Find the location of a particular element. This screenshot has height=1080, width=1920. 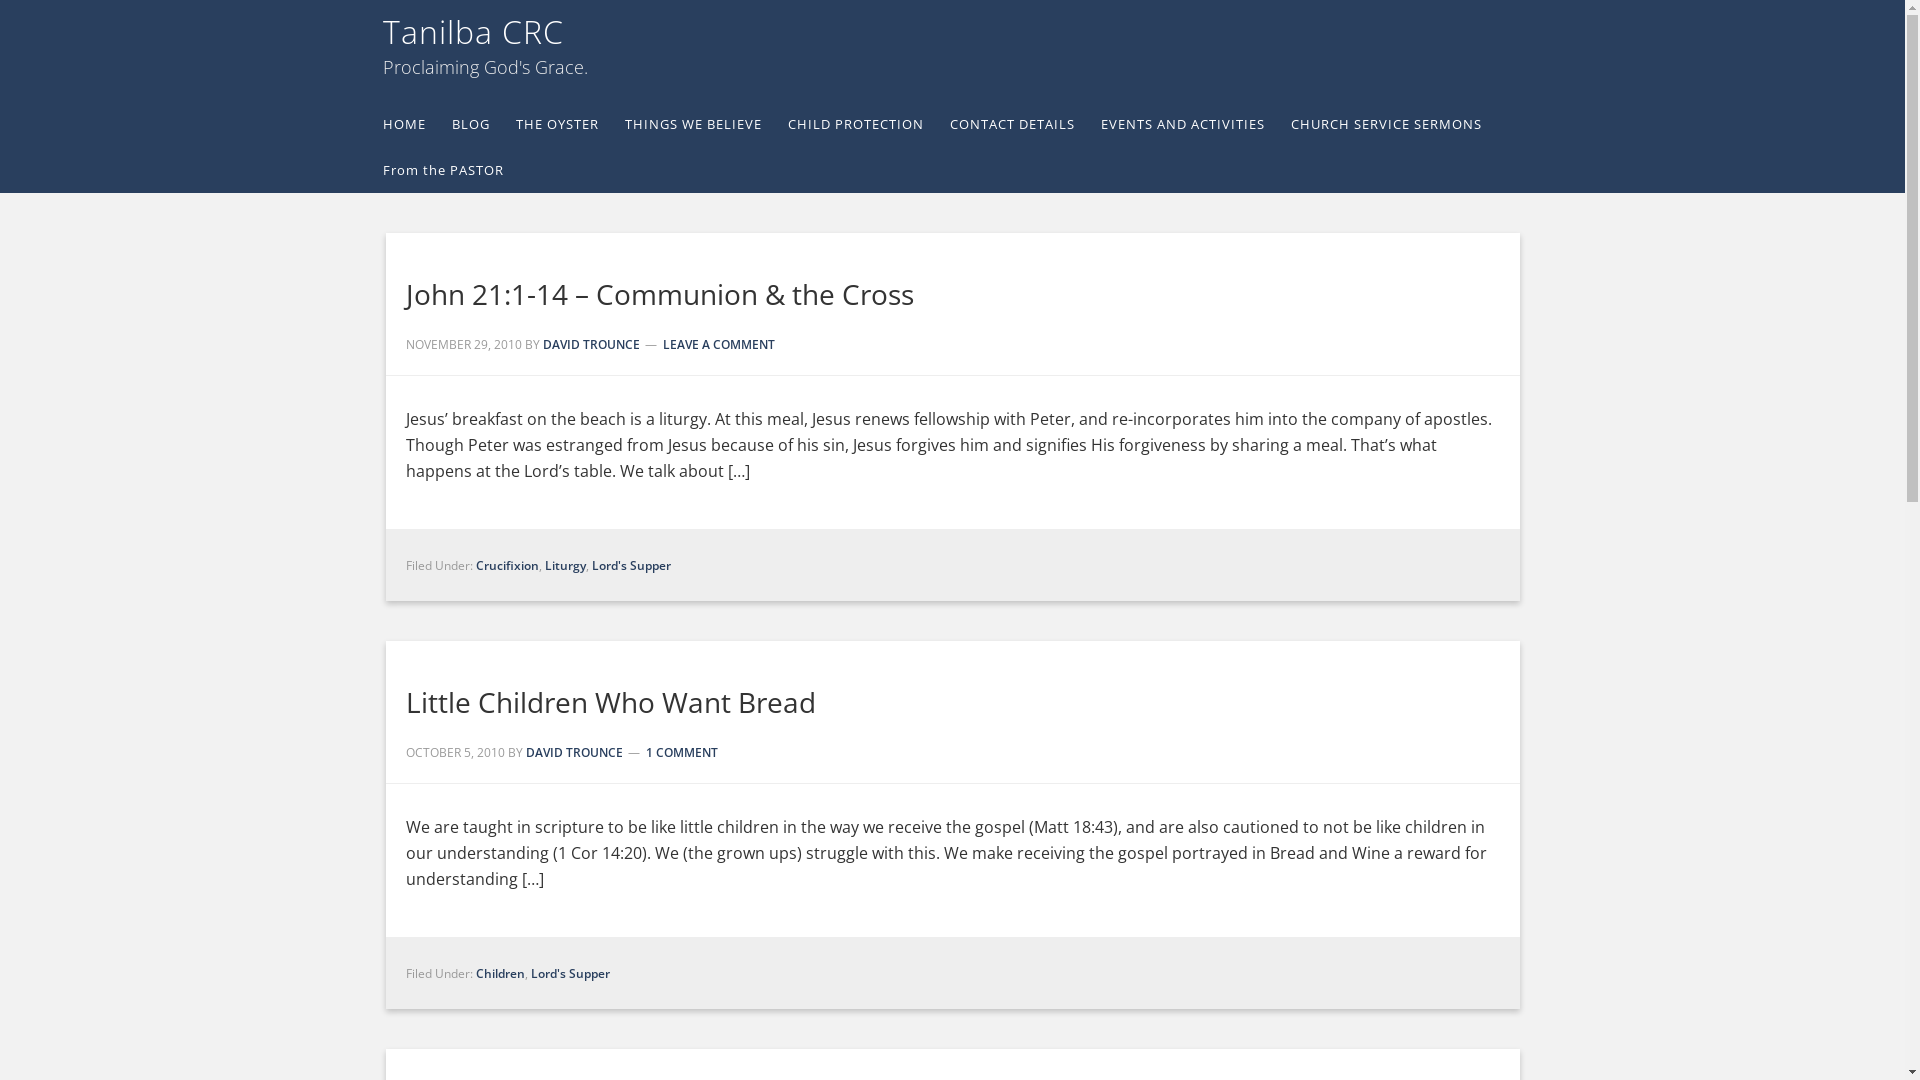

'CHURCH SERVICE SERMONS' is located at coordinates (1397, 124).